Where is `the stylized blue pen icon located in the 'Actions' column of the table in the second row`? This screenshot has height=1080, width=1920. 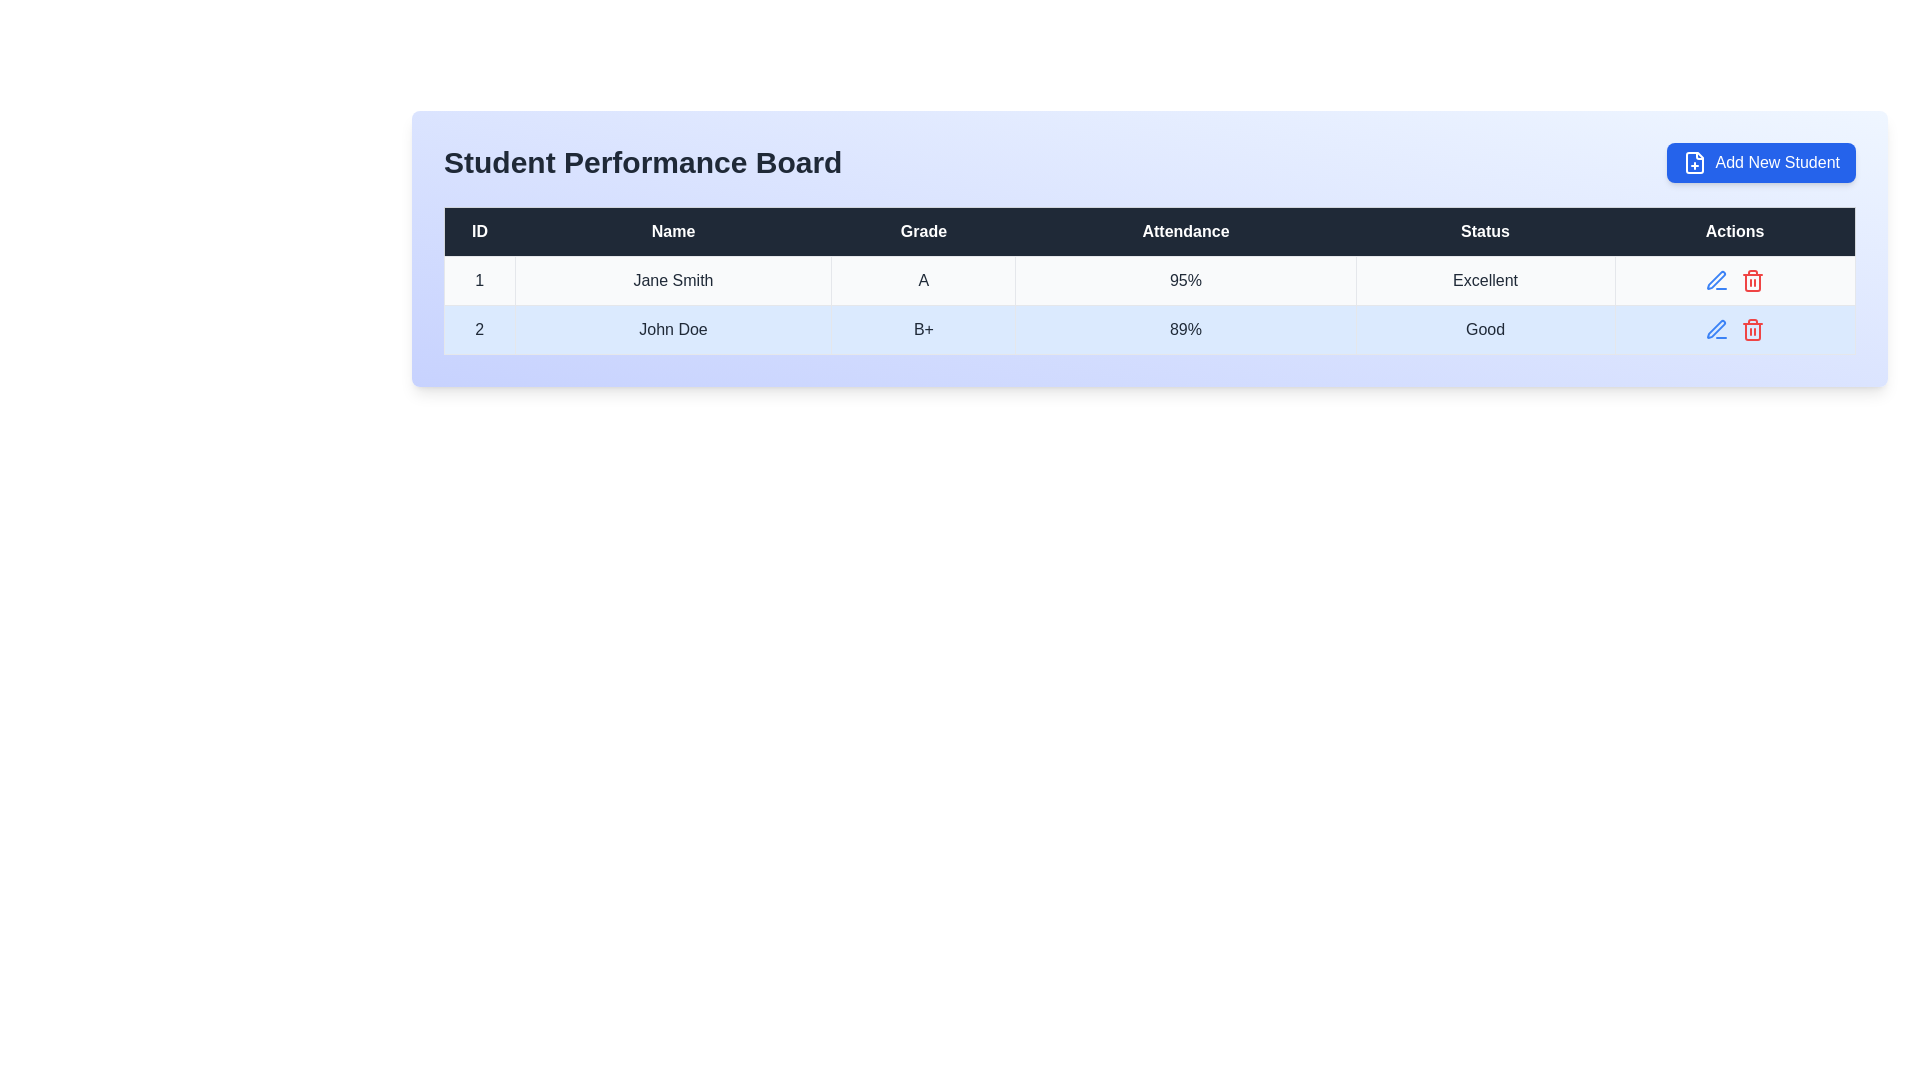
the stylized blue pen icon located in the 'Actions' column of the table in the second row is located at coordinates (1715, 280).